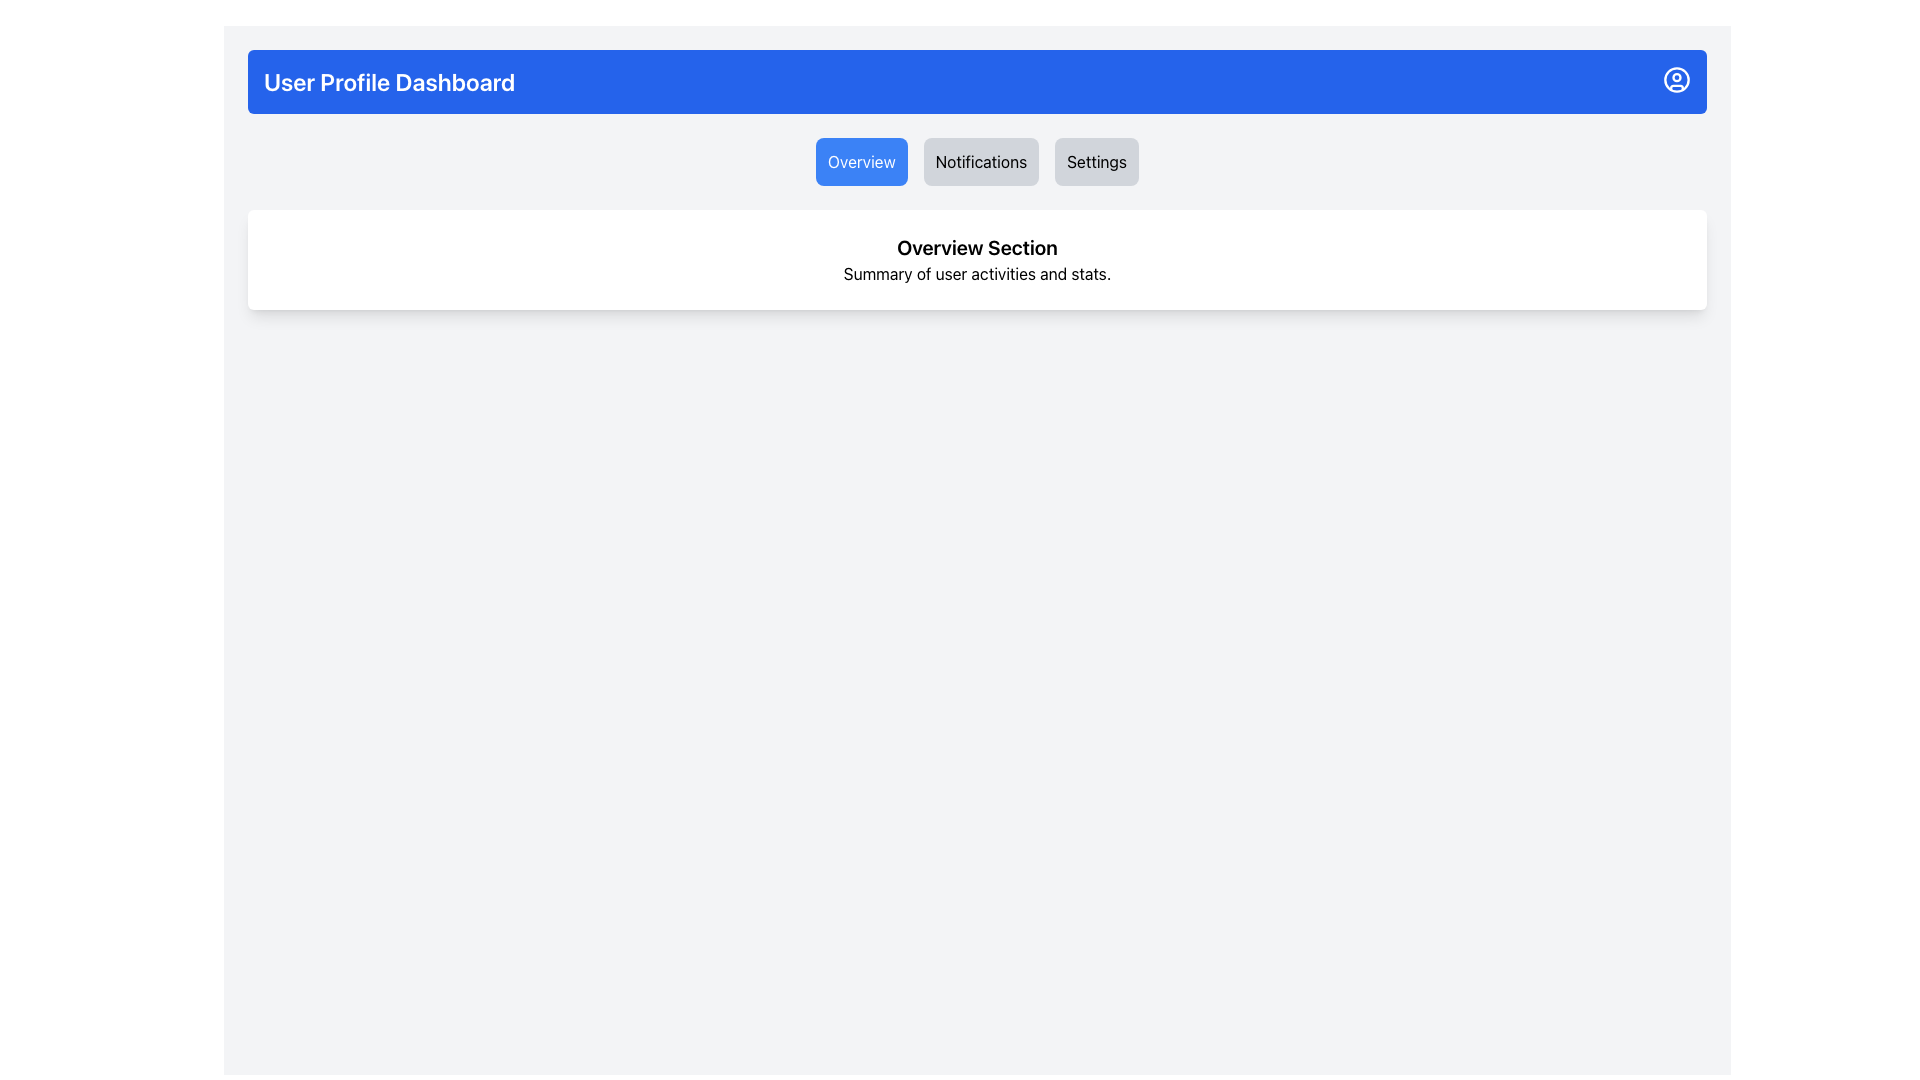  Describe the element at coordinates (1676, 79) in the screenshot. I see `the user profile icon located in the top right corner of the blue header bar labeled 'User Profile Dashboard'` at that location.